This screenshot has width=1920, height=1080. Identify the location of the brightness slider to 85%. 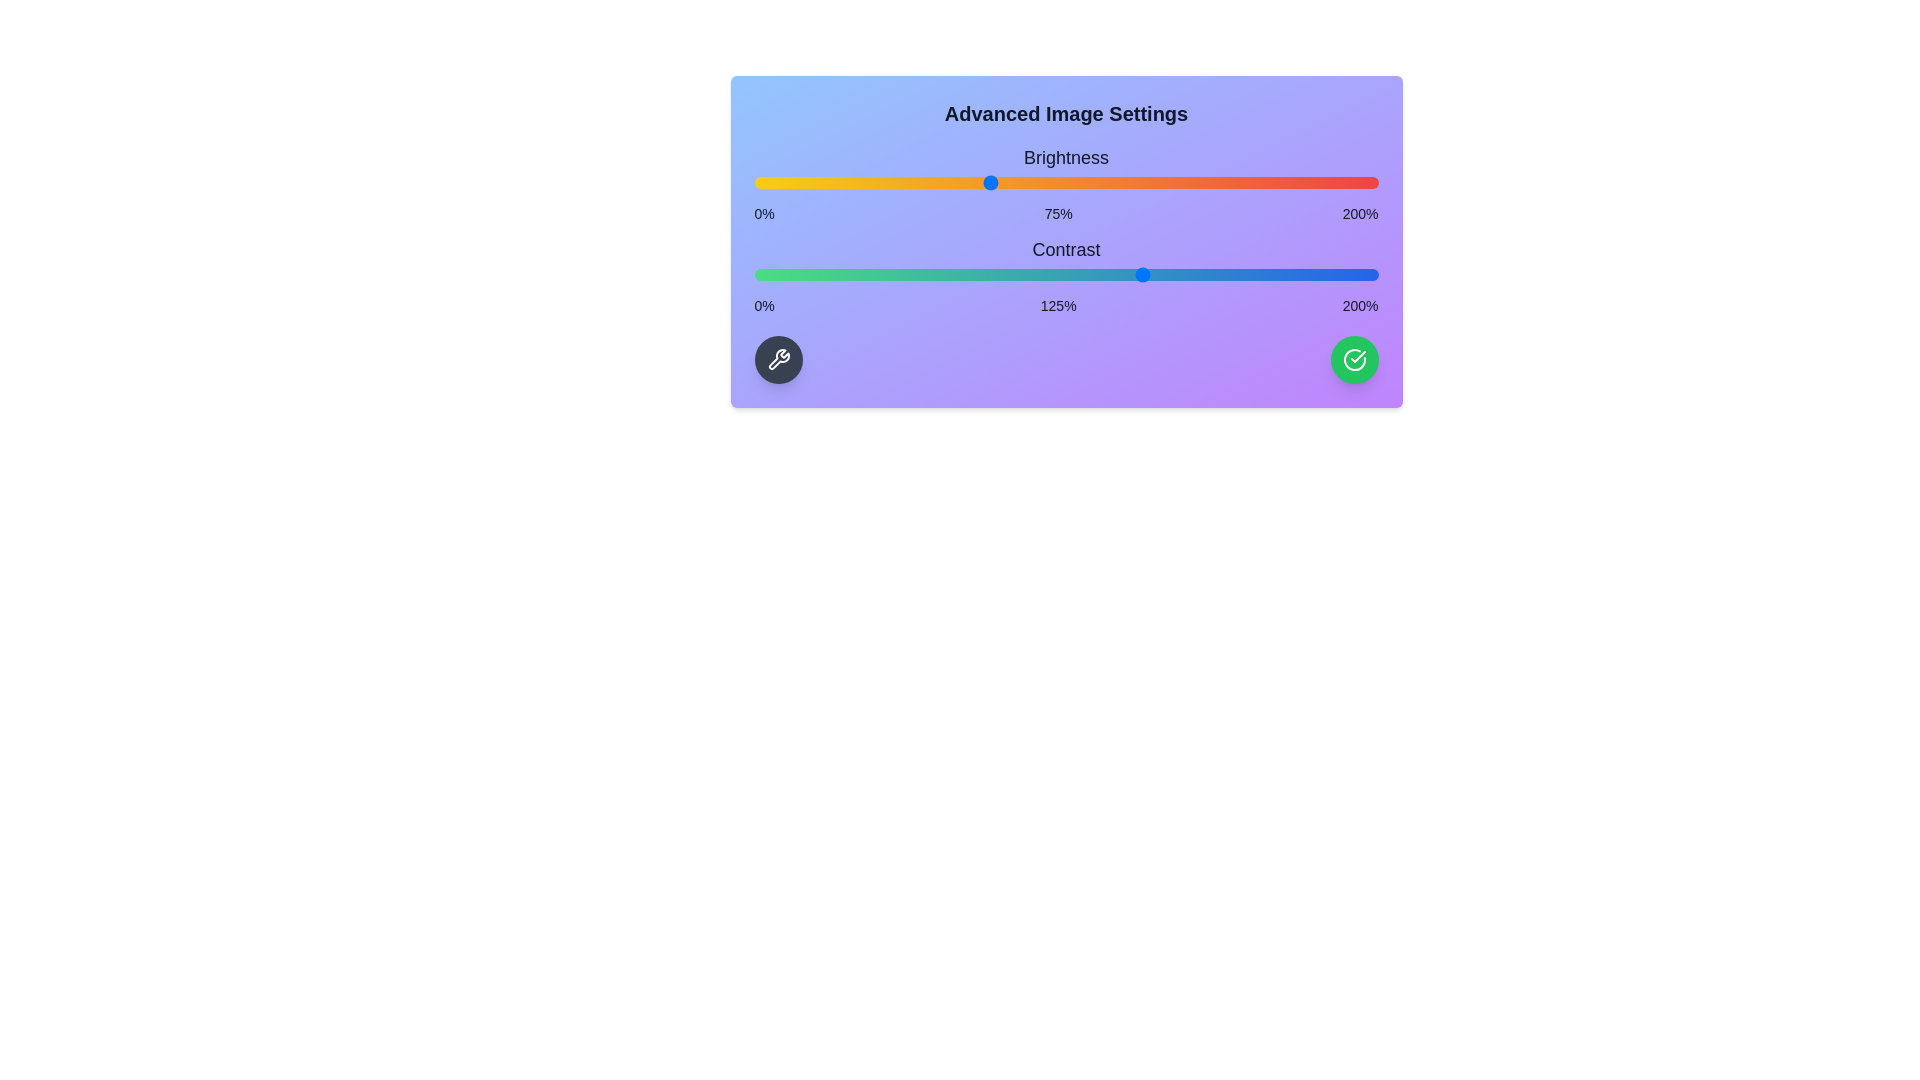
(1019, 182).